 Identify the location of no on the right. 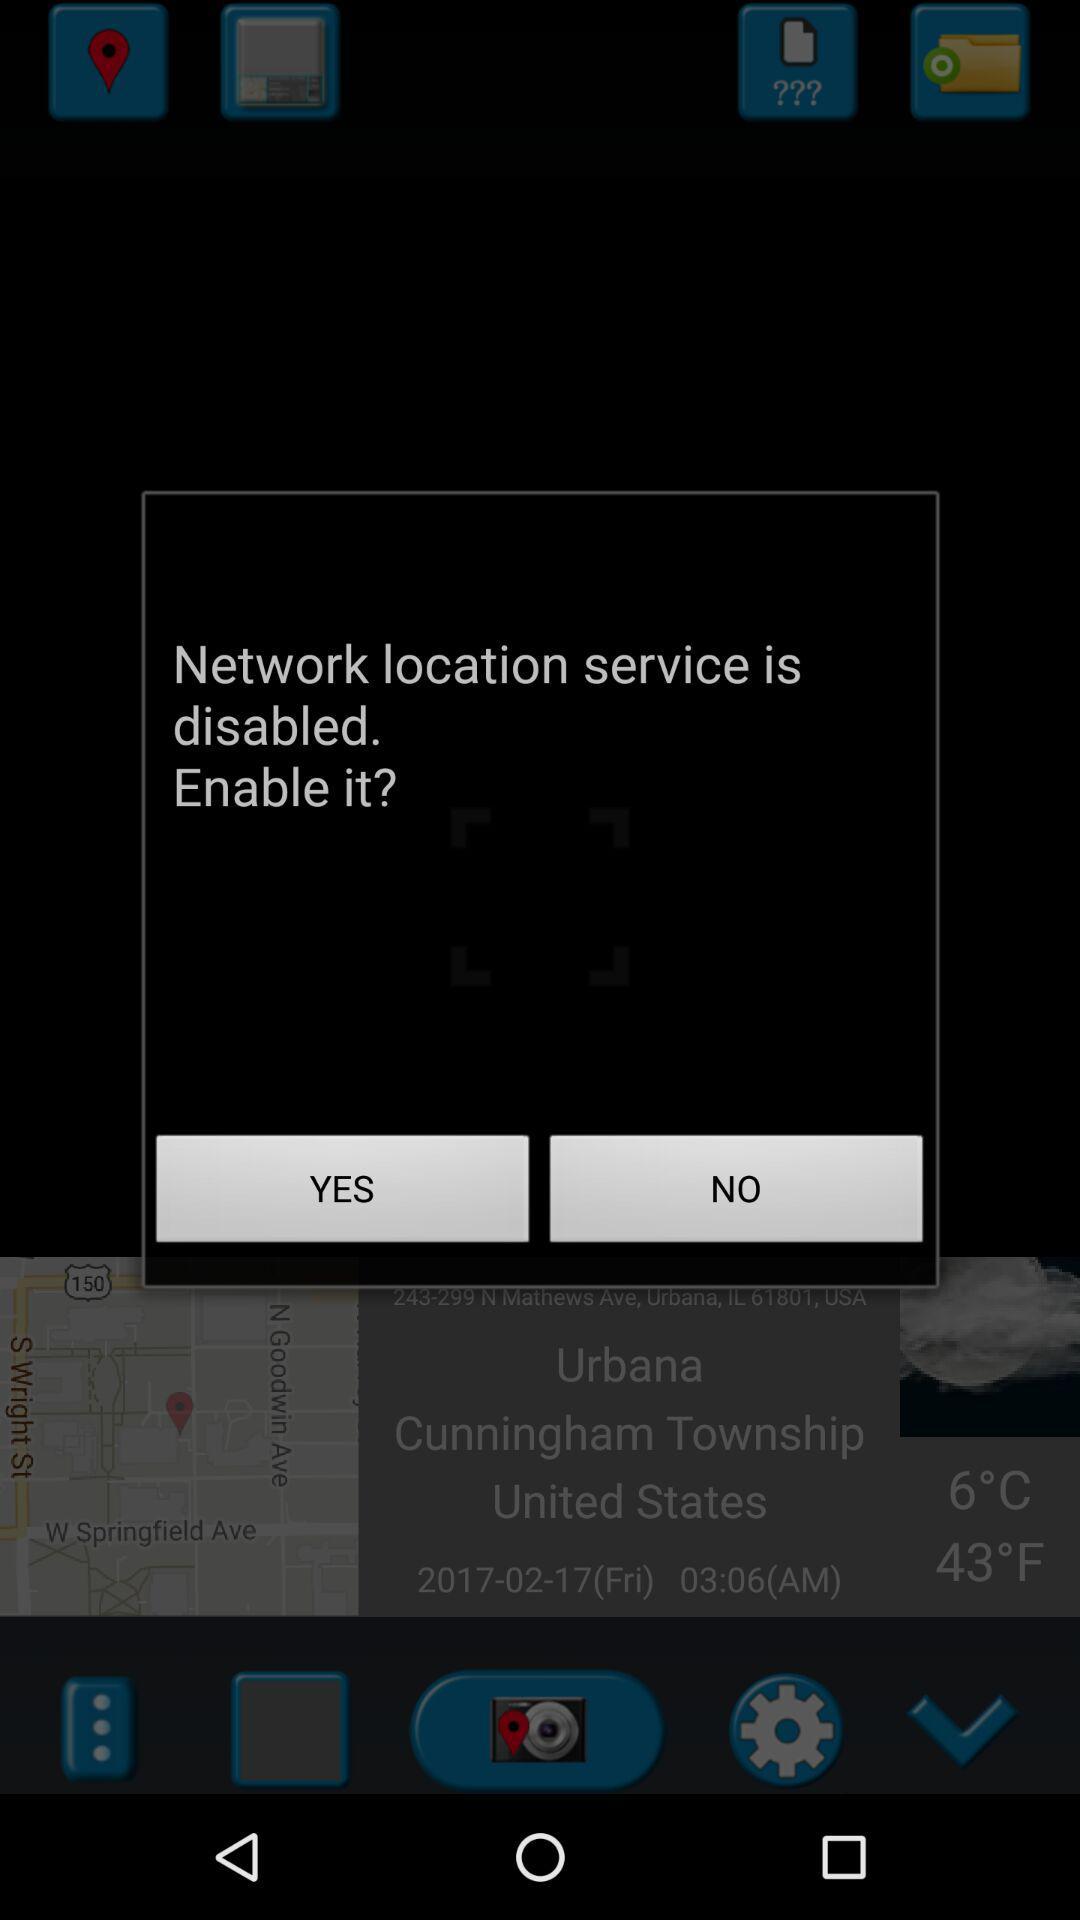
(736, 1194).